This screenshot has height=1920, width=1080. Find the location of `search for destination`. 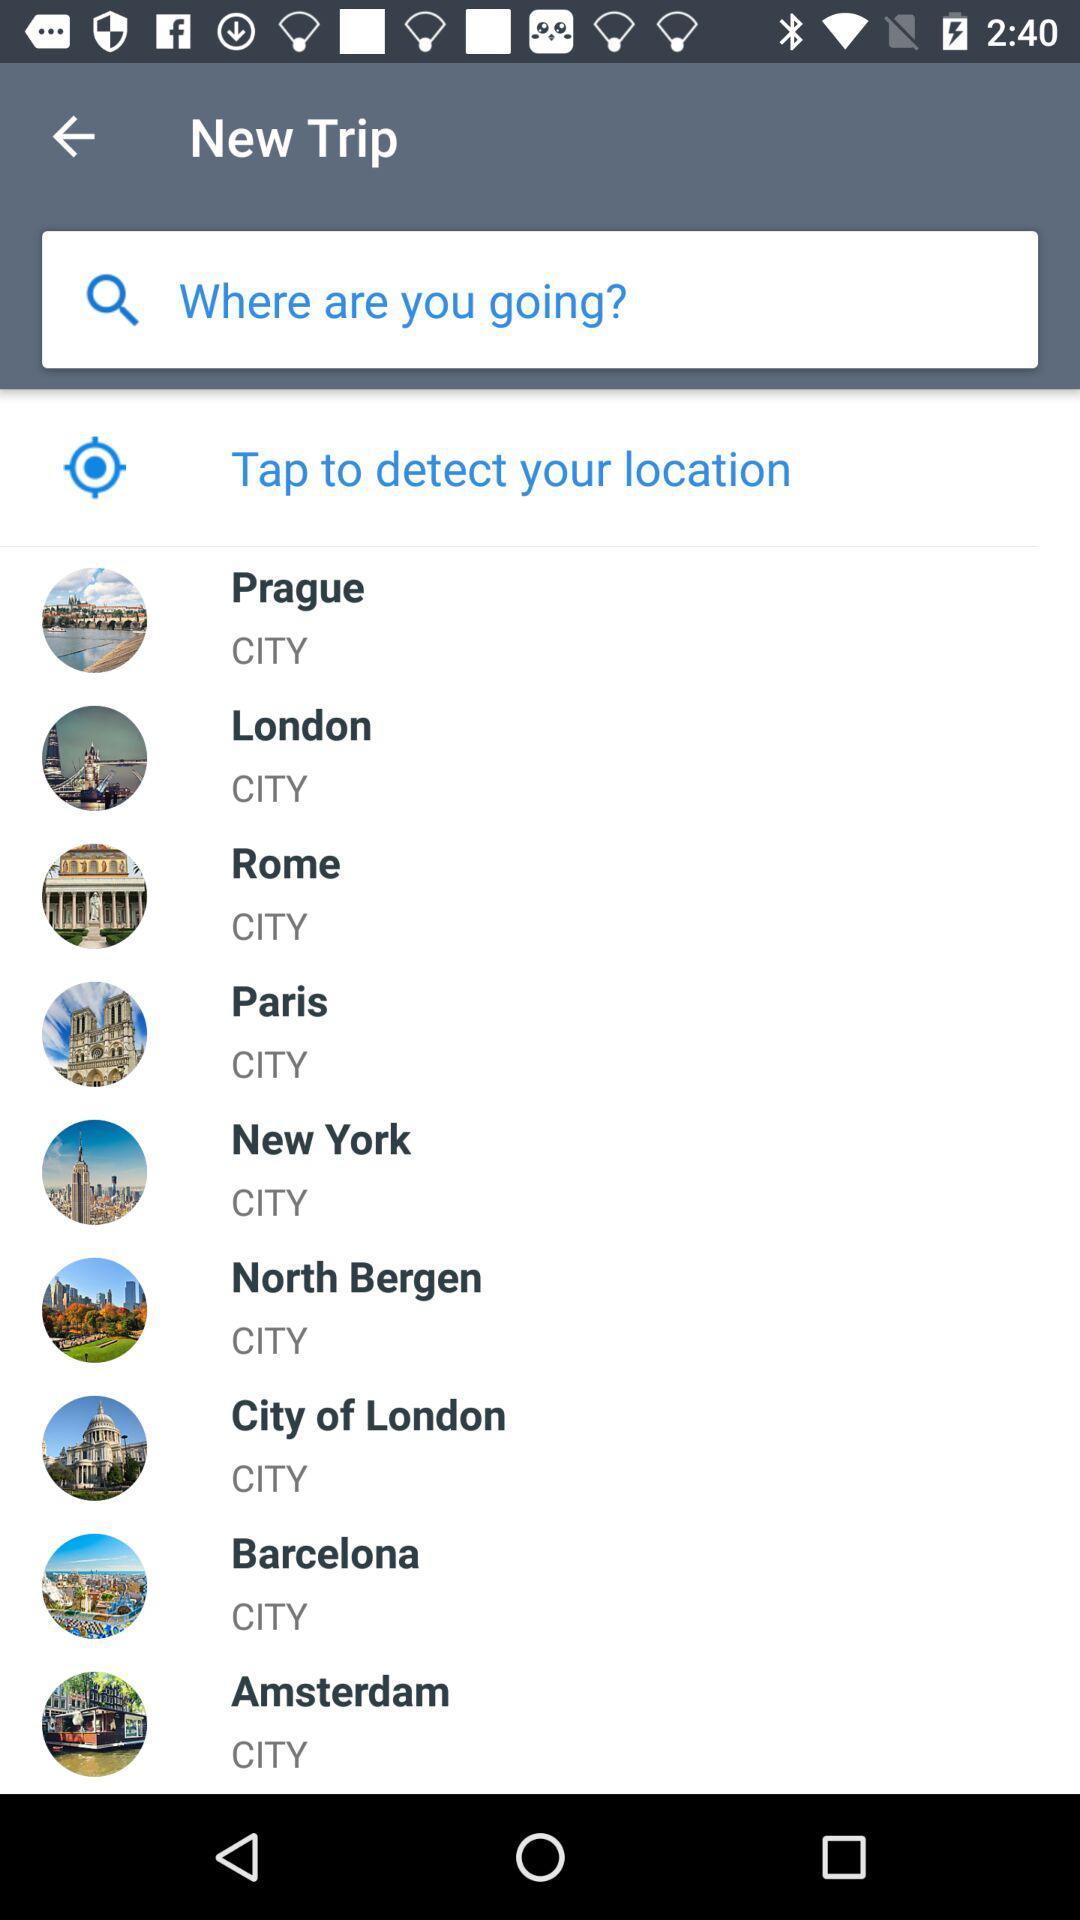

search for destination is located at coordinates (403, 298).